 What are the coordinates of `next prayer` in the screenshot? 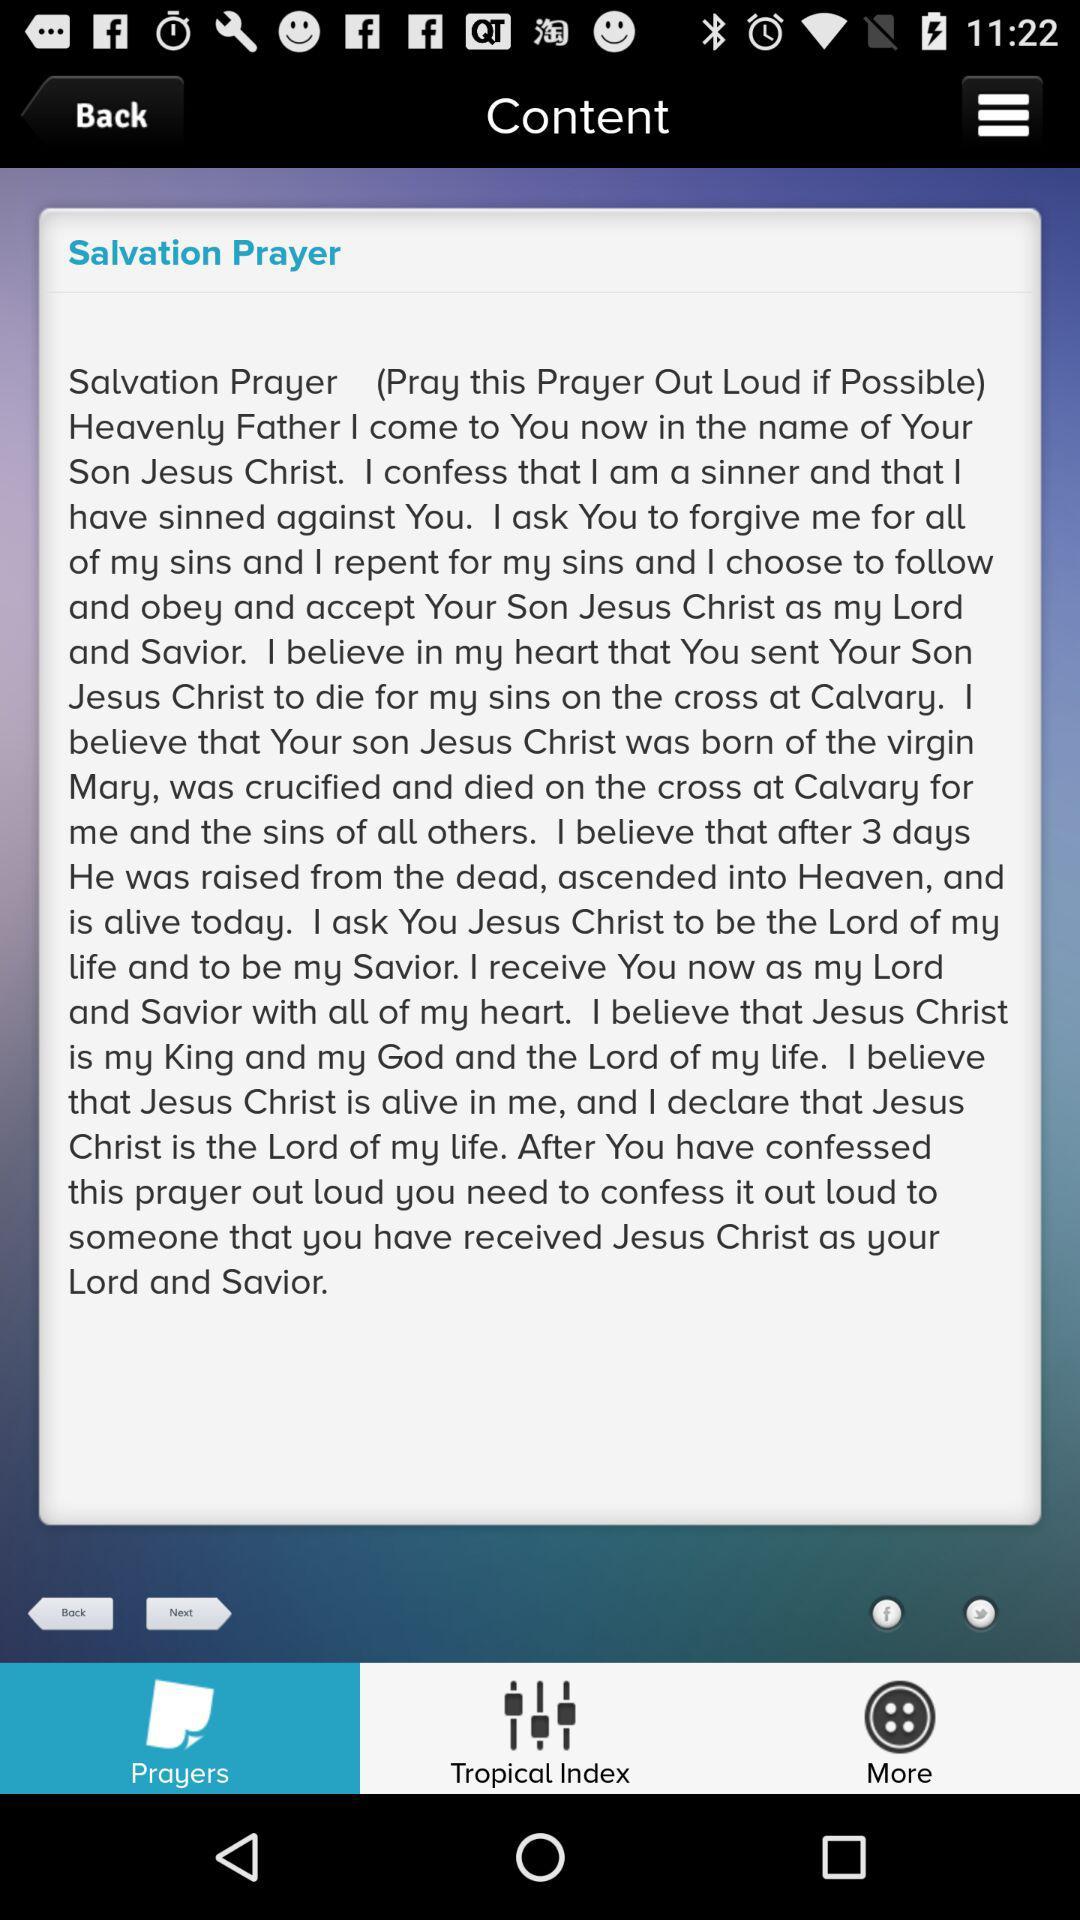 It's located at (187, 1613).